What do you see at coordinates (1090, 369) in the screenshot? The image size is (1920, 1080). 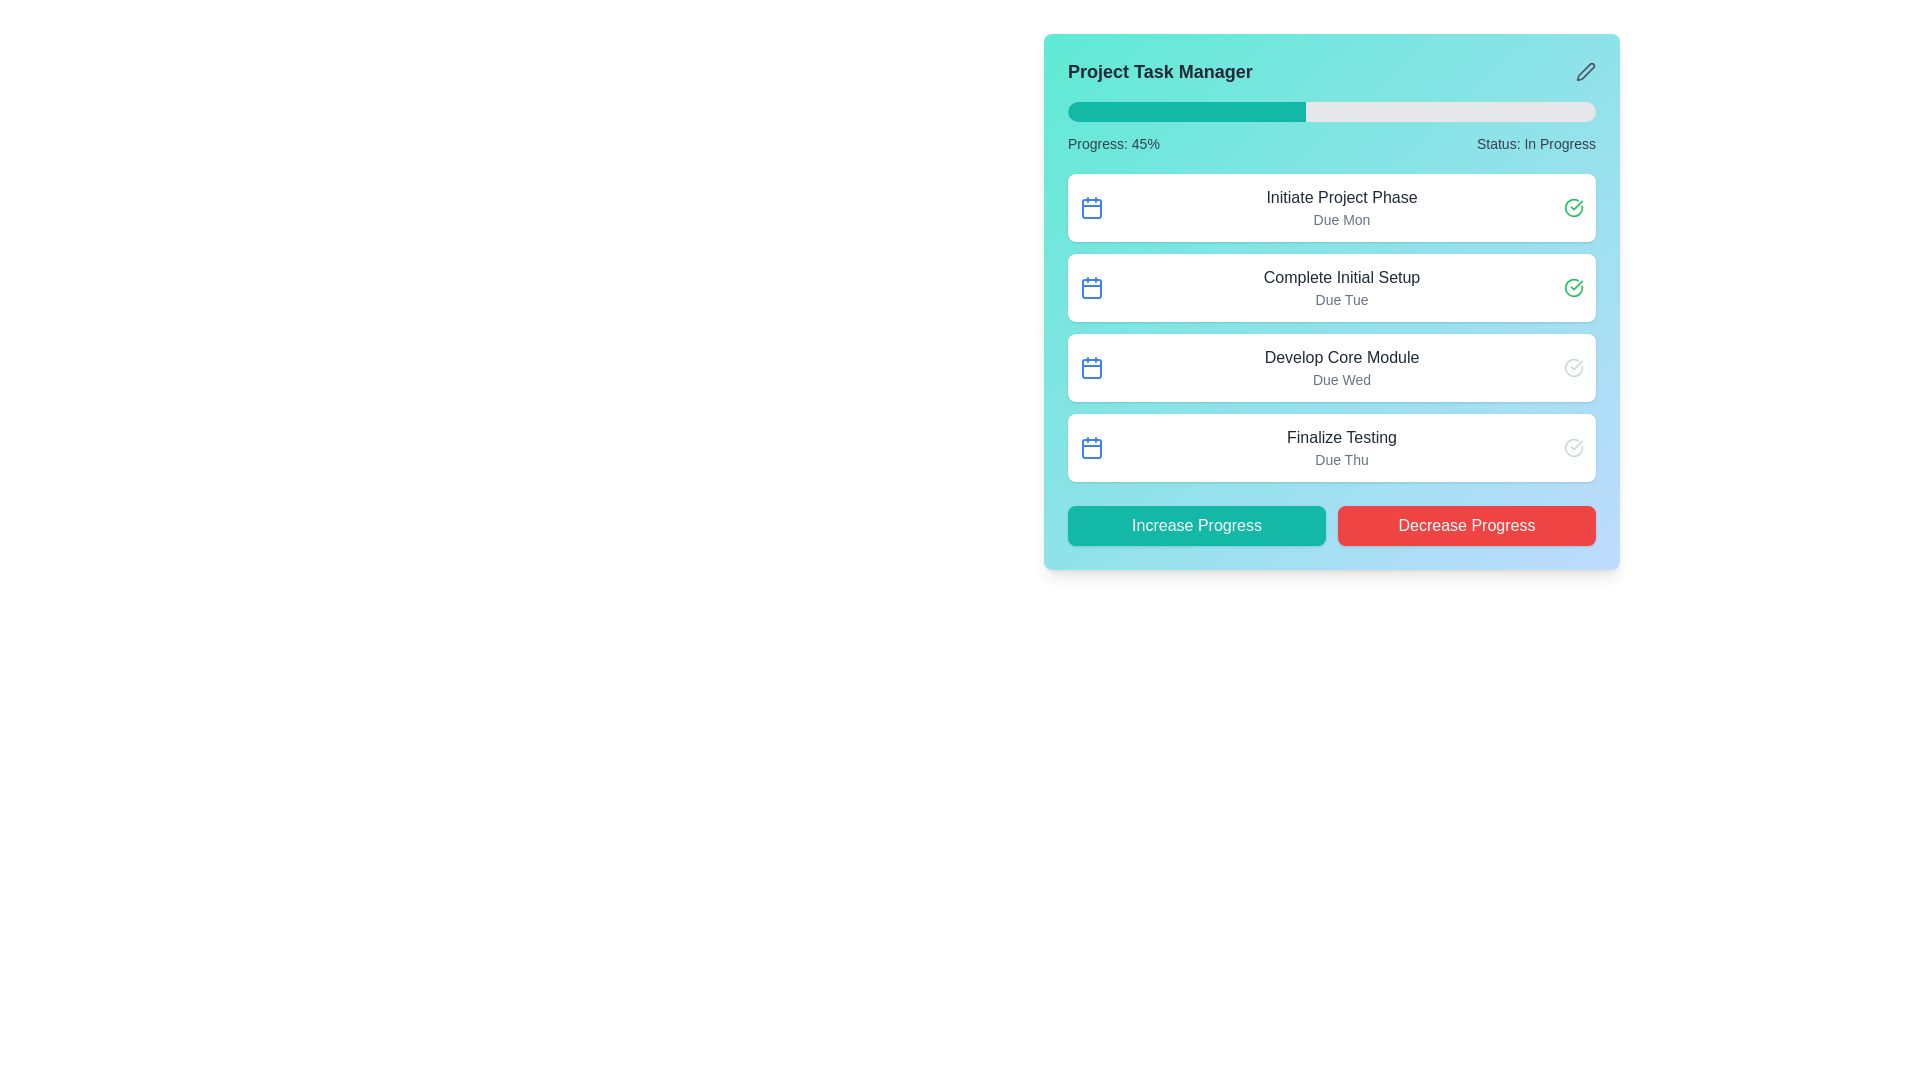 I see `the SVG rectangle element that visually indicates an emphasized date or active state within the calendar icon, located in the third list item titled 'Develop Core Module'` at bounding box center [1090, 369].